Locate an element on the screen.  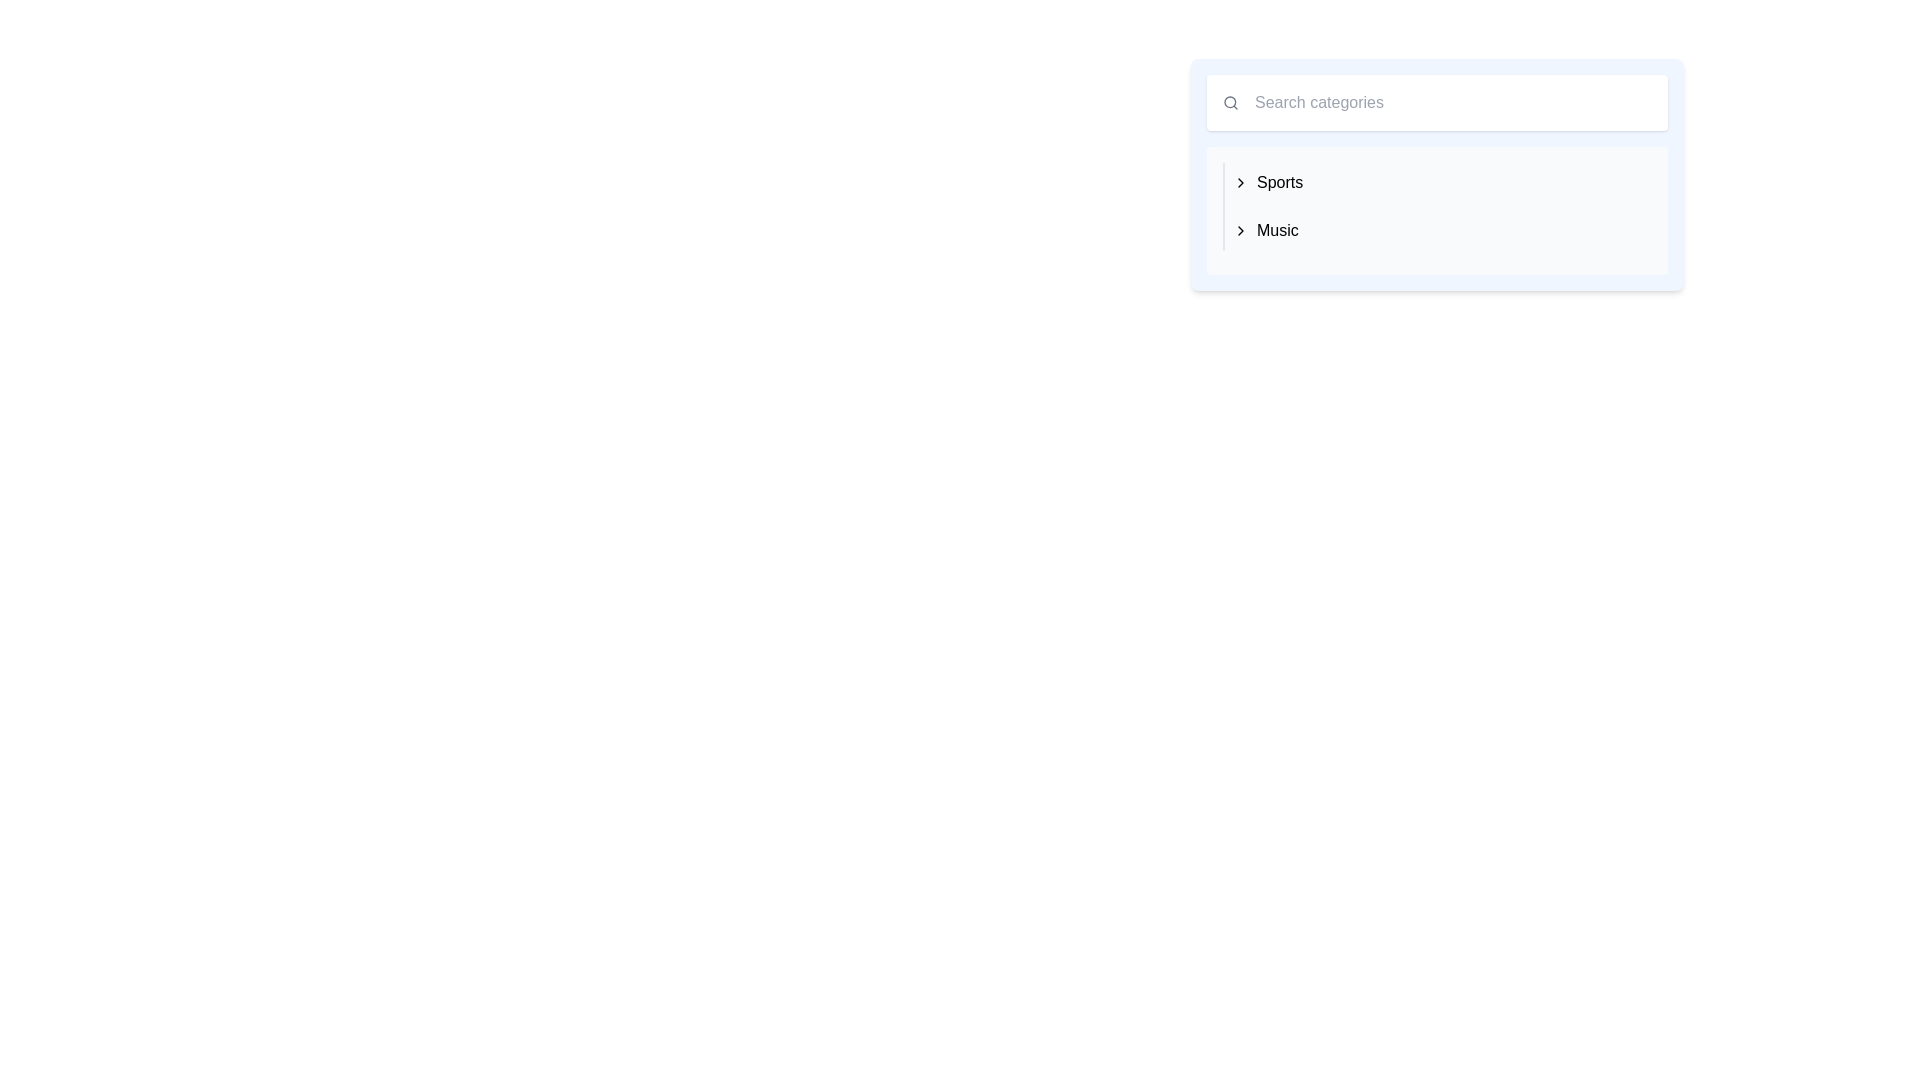
the Rightward-pointing chevron icon located to the left of the 'Sports' label in the navigation panel is located at coordinates (1240, 182).